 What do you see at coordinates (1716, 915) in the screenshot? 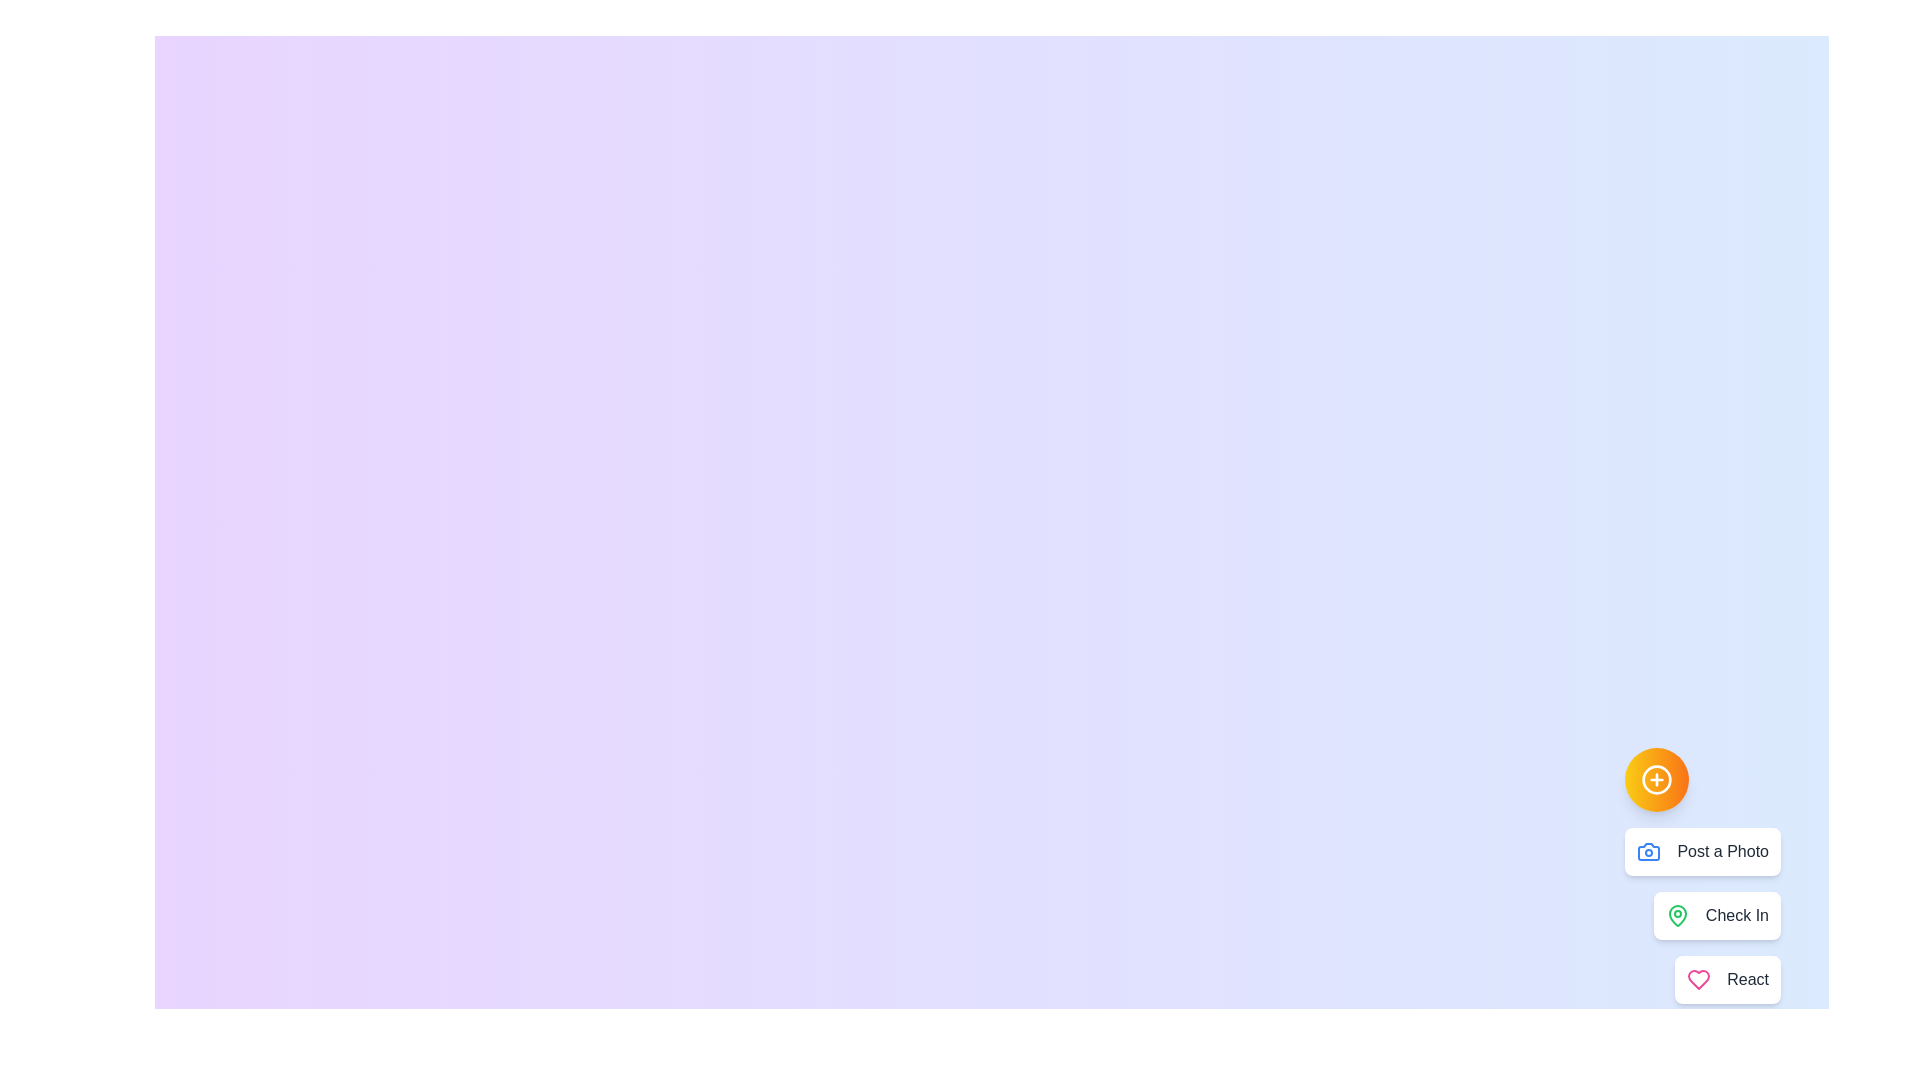
I see `the option labeled Check In to observe its hover effect` at bounding box center [1716, 915].